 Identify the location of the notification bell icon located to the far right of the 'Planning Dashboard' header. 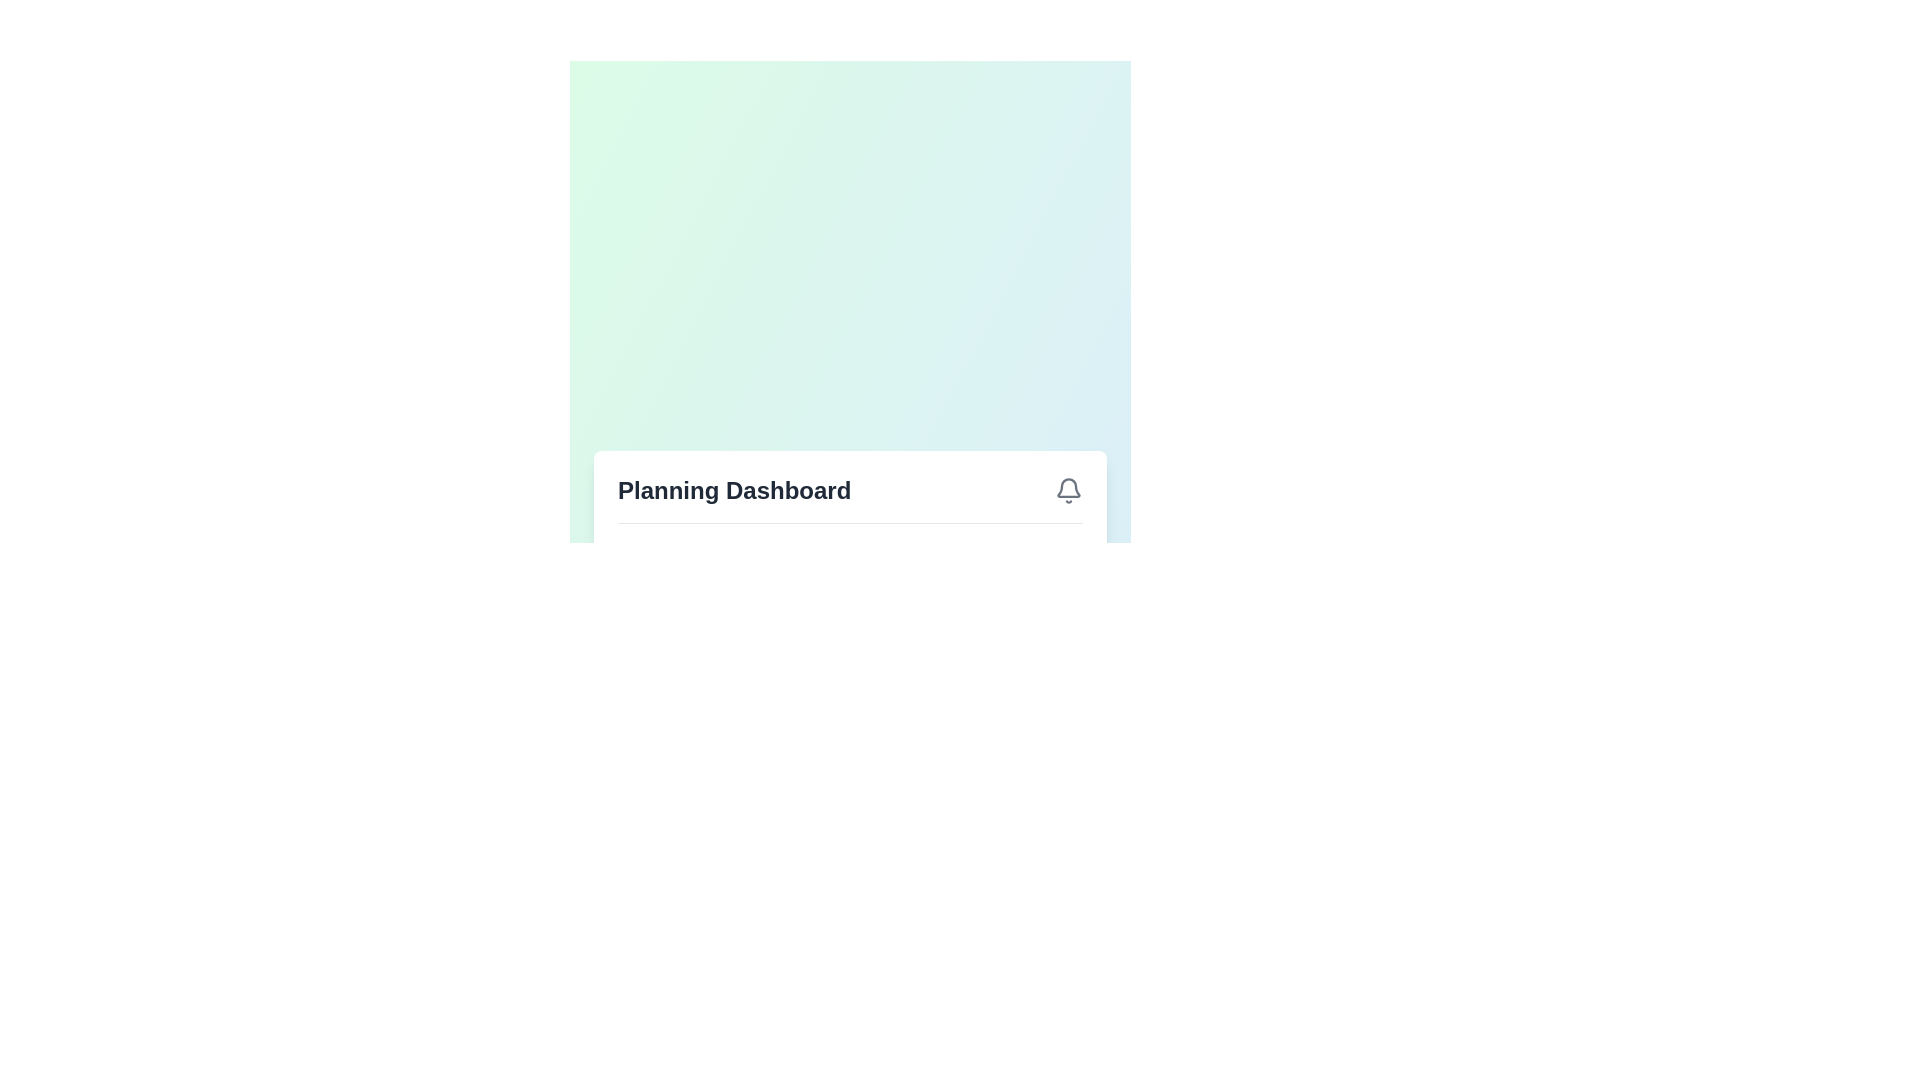
(1068, 489).